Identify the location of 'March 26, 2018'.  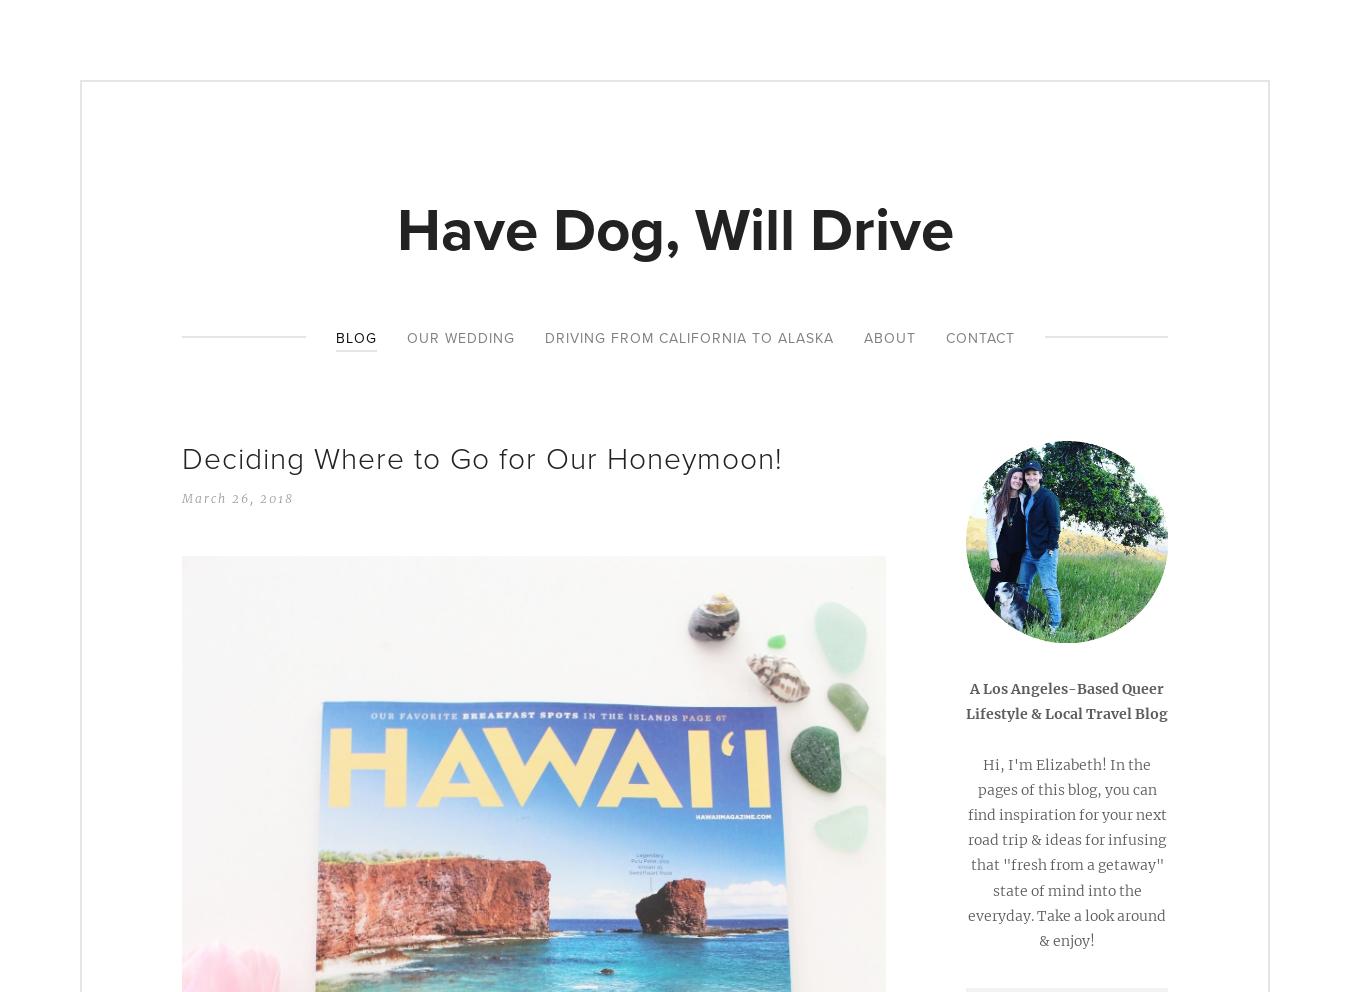
(237, 496).